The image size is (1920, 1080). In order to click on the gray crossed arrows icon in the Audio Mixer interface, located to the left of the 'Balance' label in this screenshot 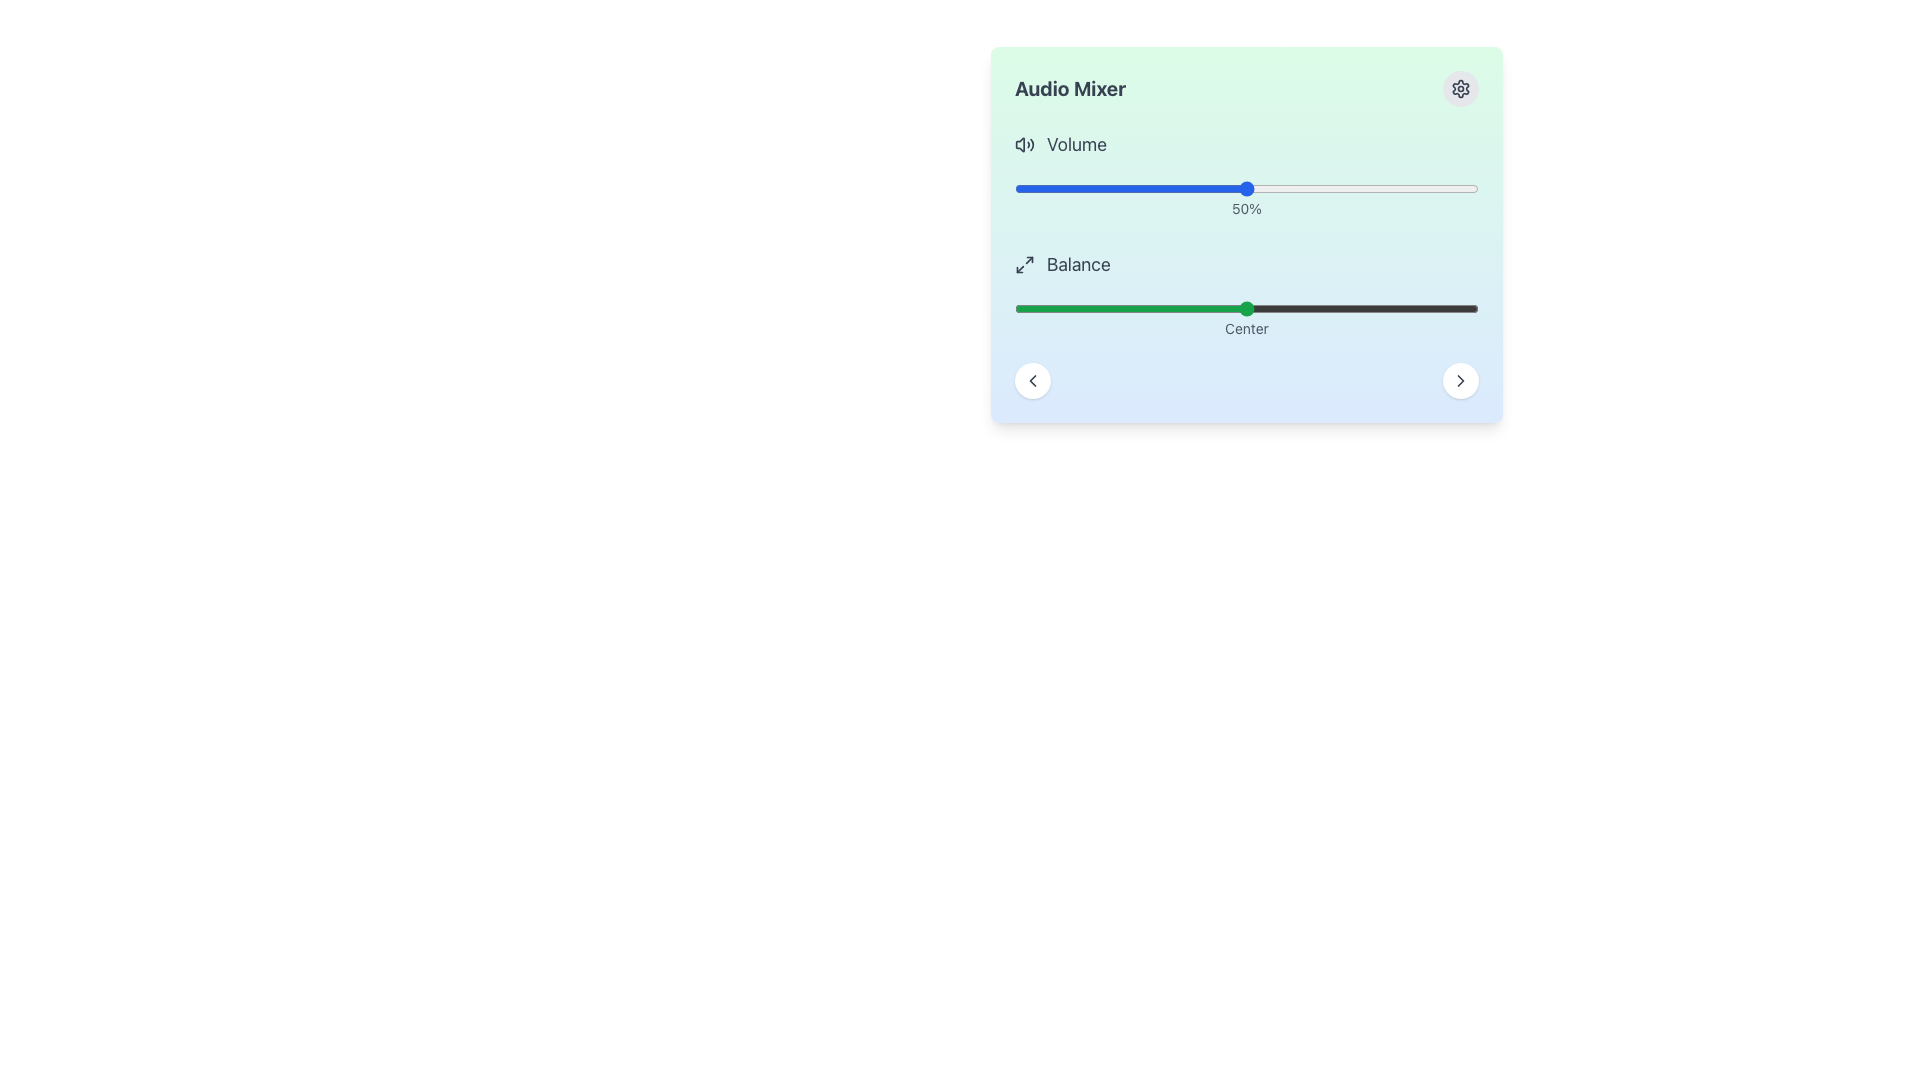, I will do `click(1025, 264)`.